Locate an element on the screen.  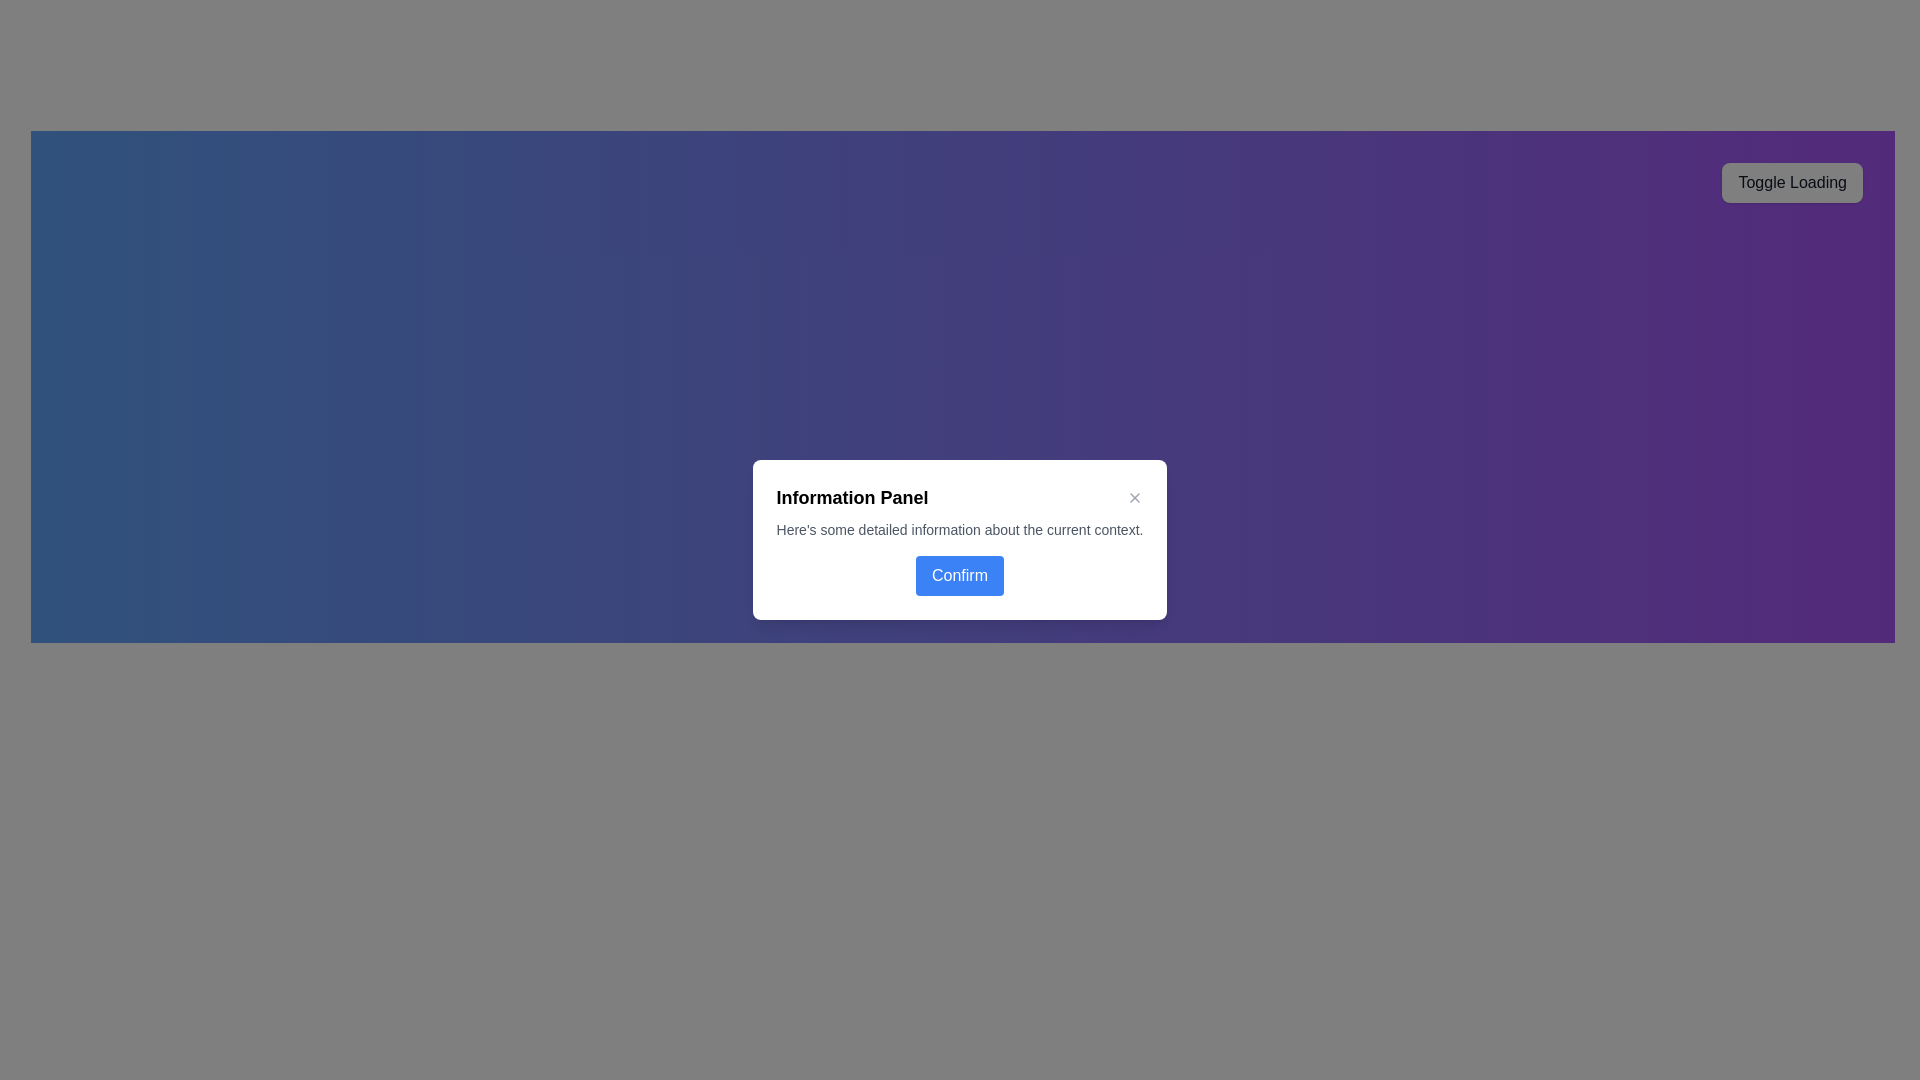
the static informational text element styled in gray font that reads 'Here's some detailed information about the current context.' located in the center of the white panel below the 'Information Panel' heading and above the 'Confirm' button is located at coordinates (960, 528).